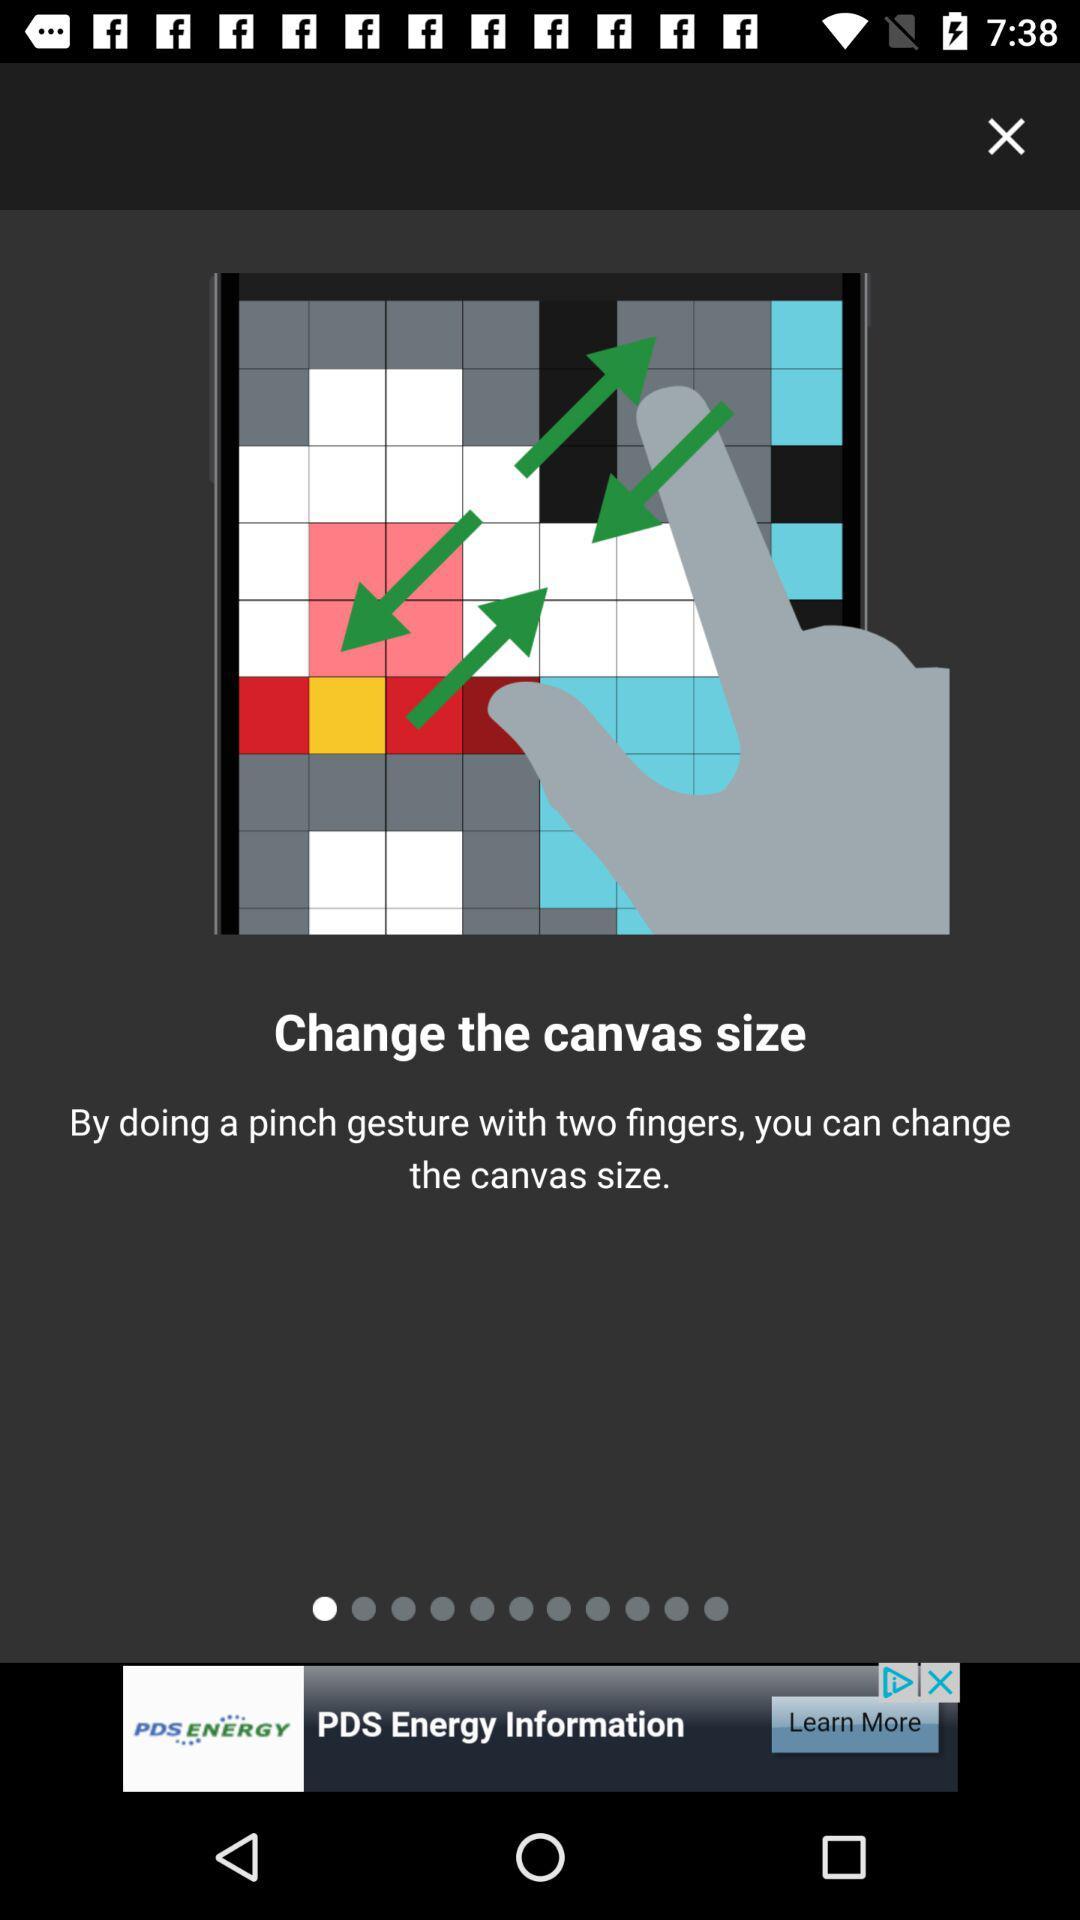 The height and width of the screenshot is (1920, 1080). I want to click on exit popup, so click(1006, 135).